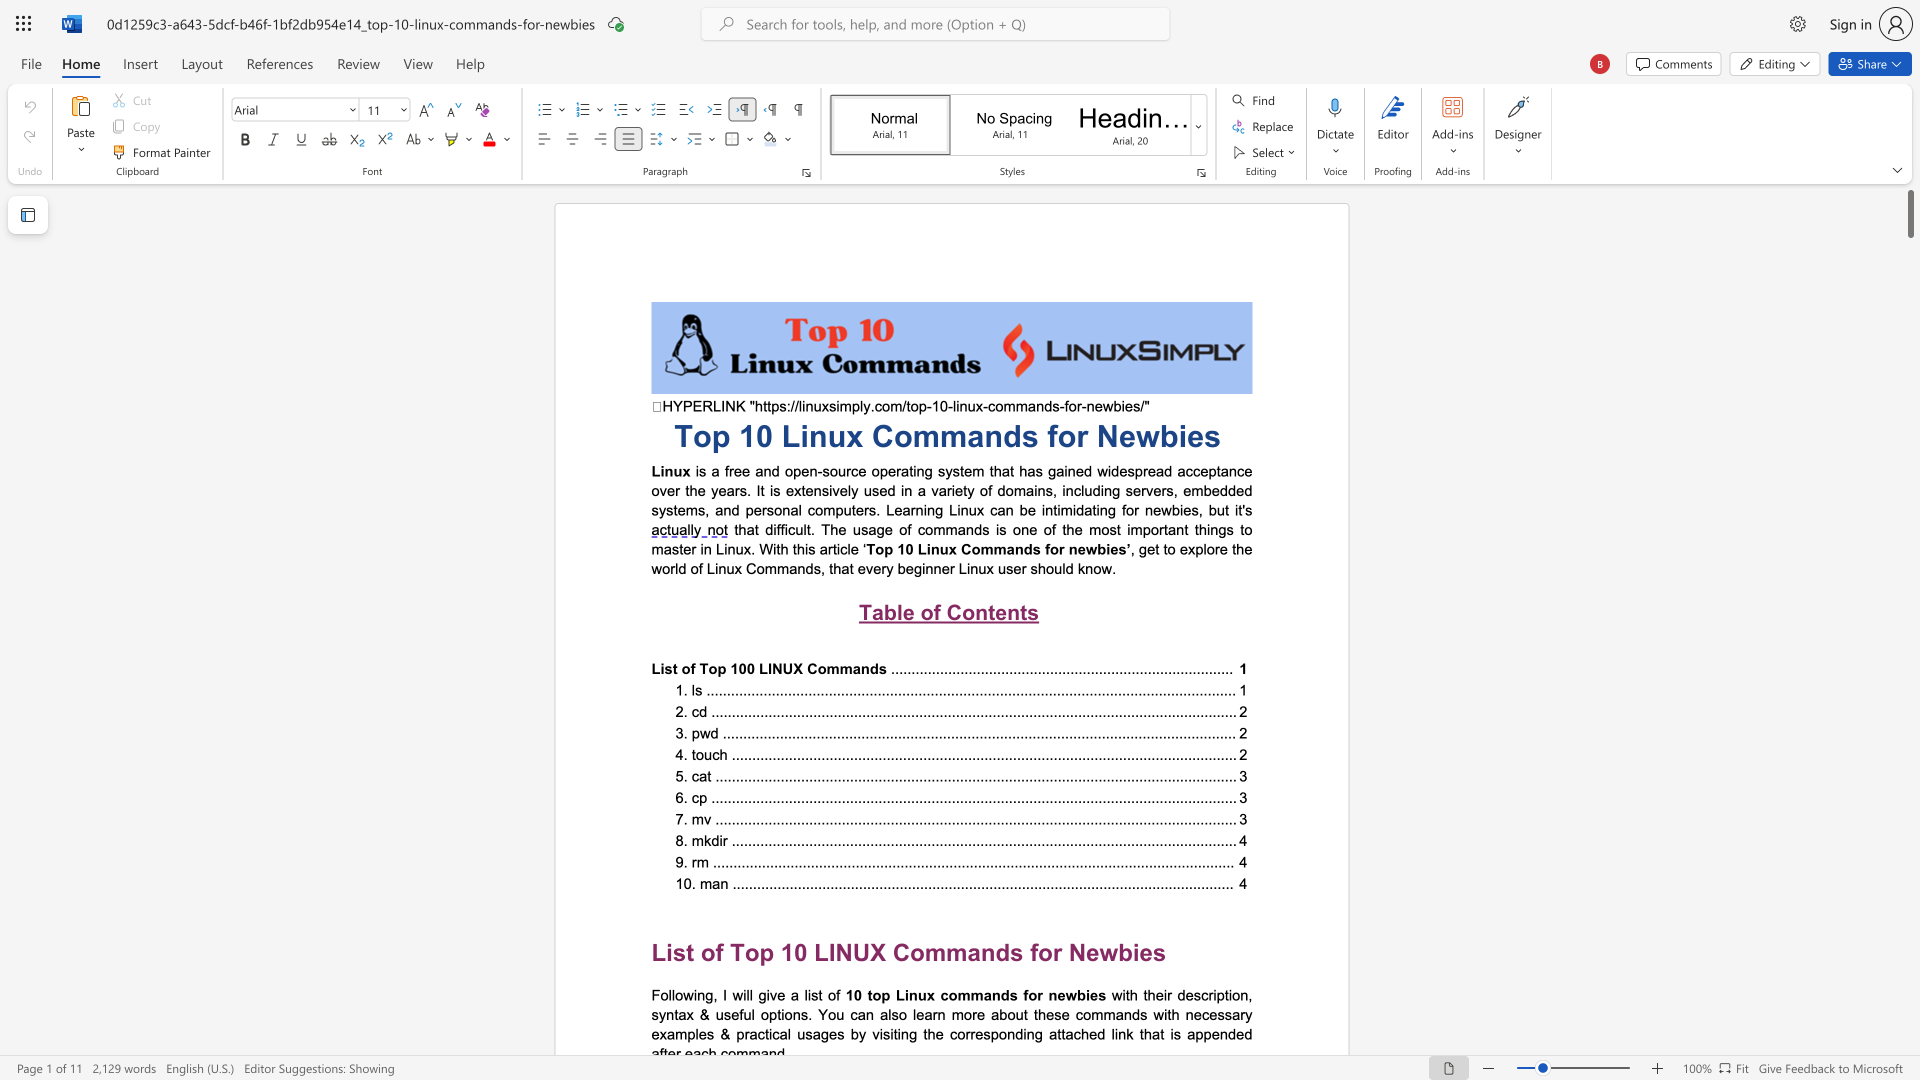  I want to click on the subset text "Newbies" within the text "Top 10 Linux Commands for Newbies", so click(1095, 435).